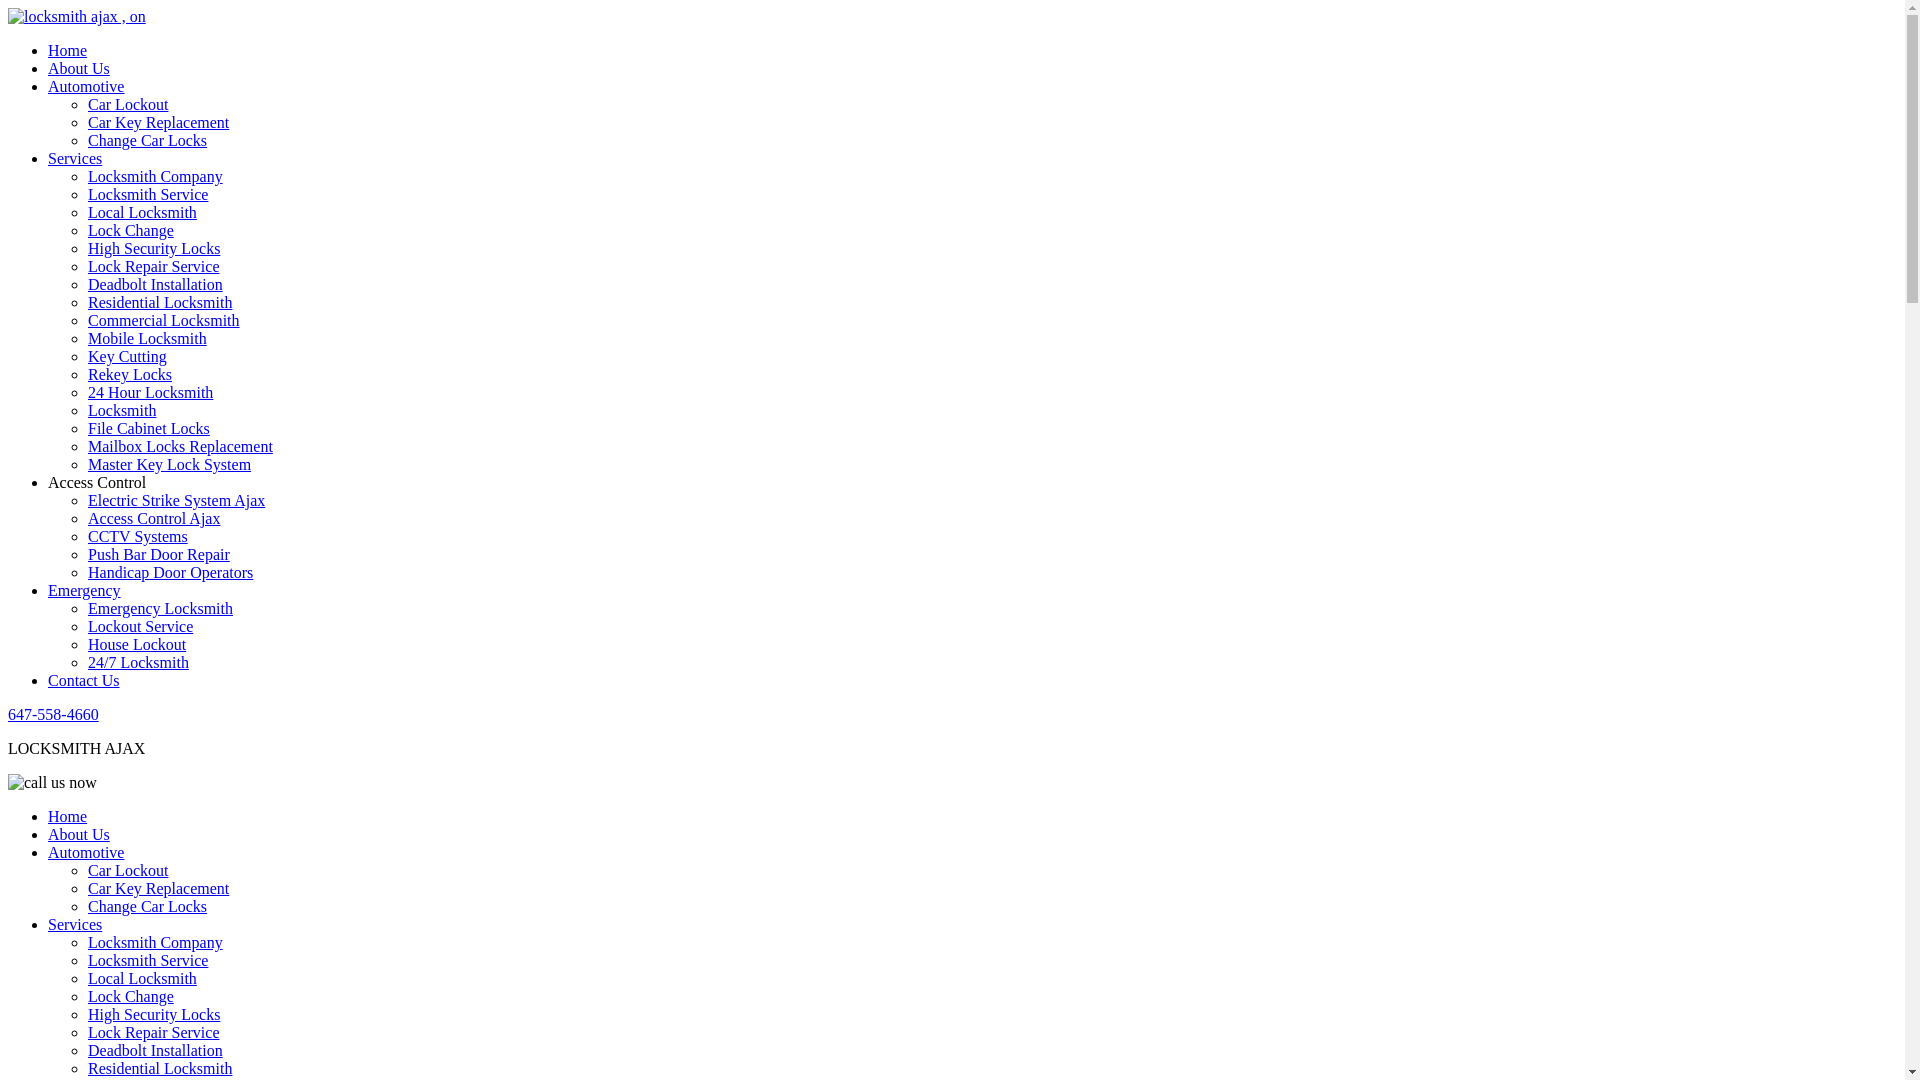 Image resolution: width=1920 pixels, height=1080 pixels. Describe the element at coordinates (86, 229) in the screenshot. I see `'Lock Change'` at that location.